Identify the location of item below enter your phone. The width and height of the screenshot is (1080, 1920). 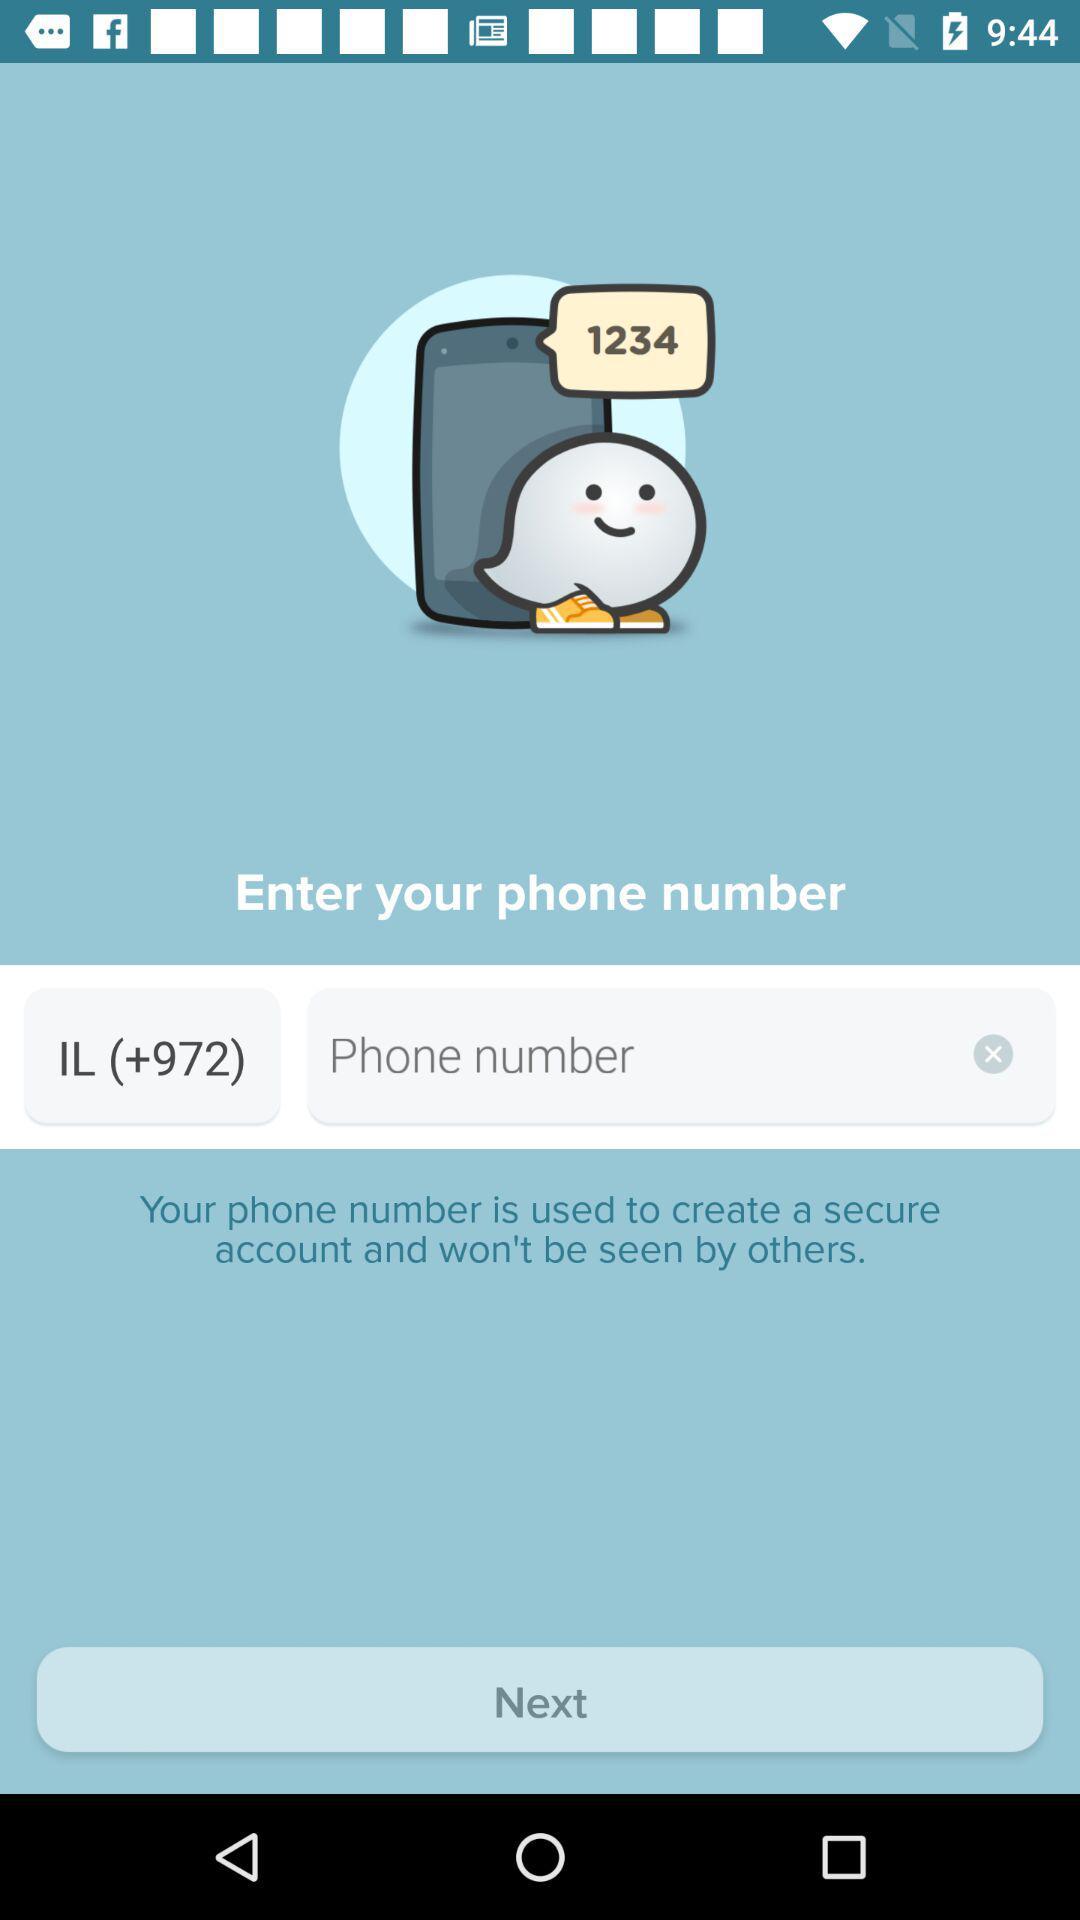
(151, 1056).